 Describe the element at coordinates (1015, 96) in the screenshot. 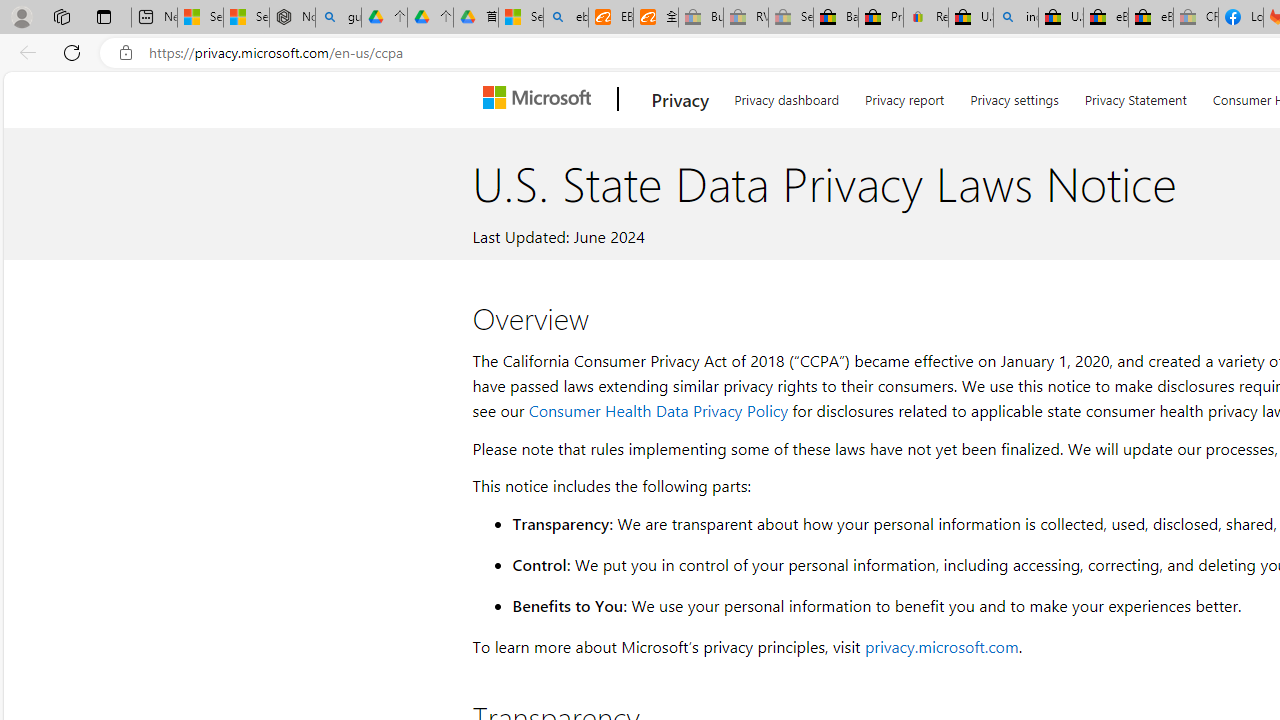

I see `'Privacy settings'` at that location.